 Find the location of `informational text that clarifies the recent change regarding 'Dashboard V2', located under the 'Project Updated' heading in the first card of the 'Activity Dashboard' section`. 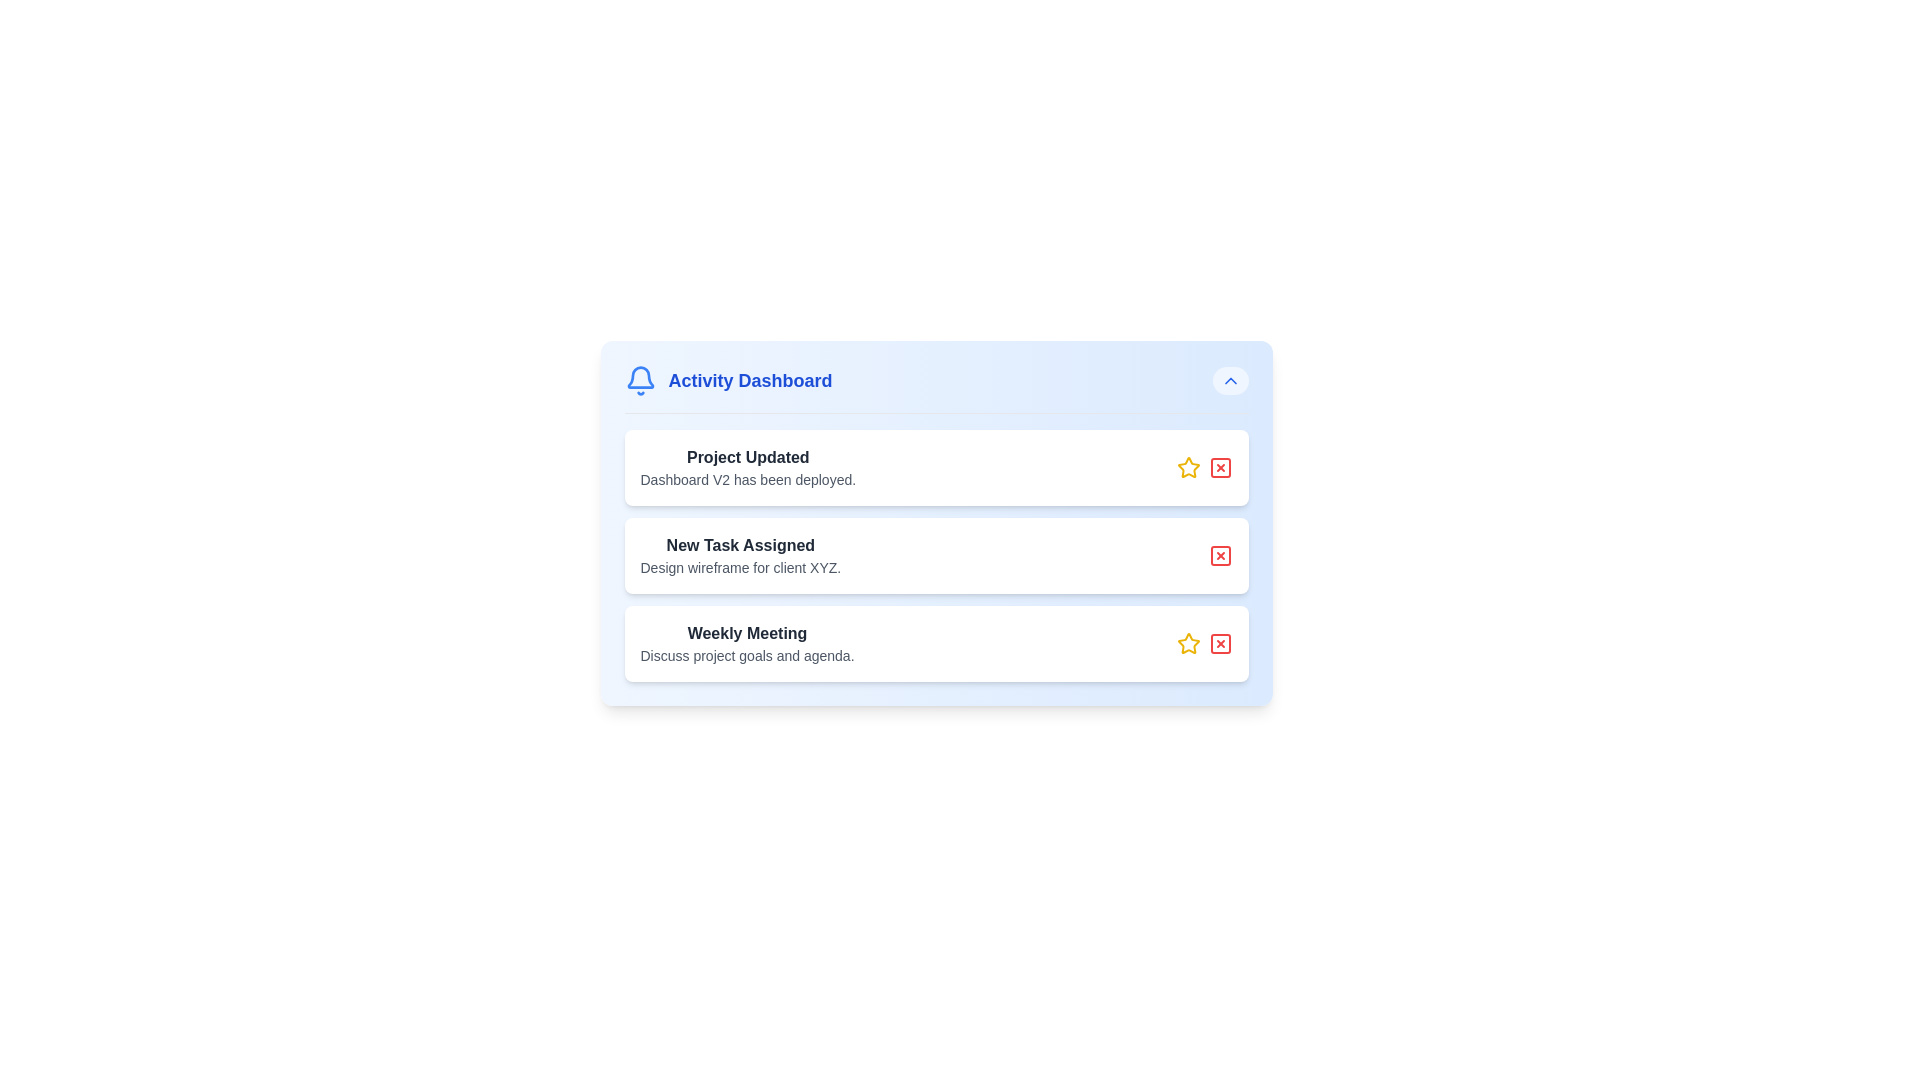

informational text that clarifies the recent change regarding 'Dashboard V2', located under the 'Project Updated' heading in the first card of the 'Activity Dashboard' section is located at coordinates (747, 479).